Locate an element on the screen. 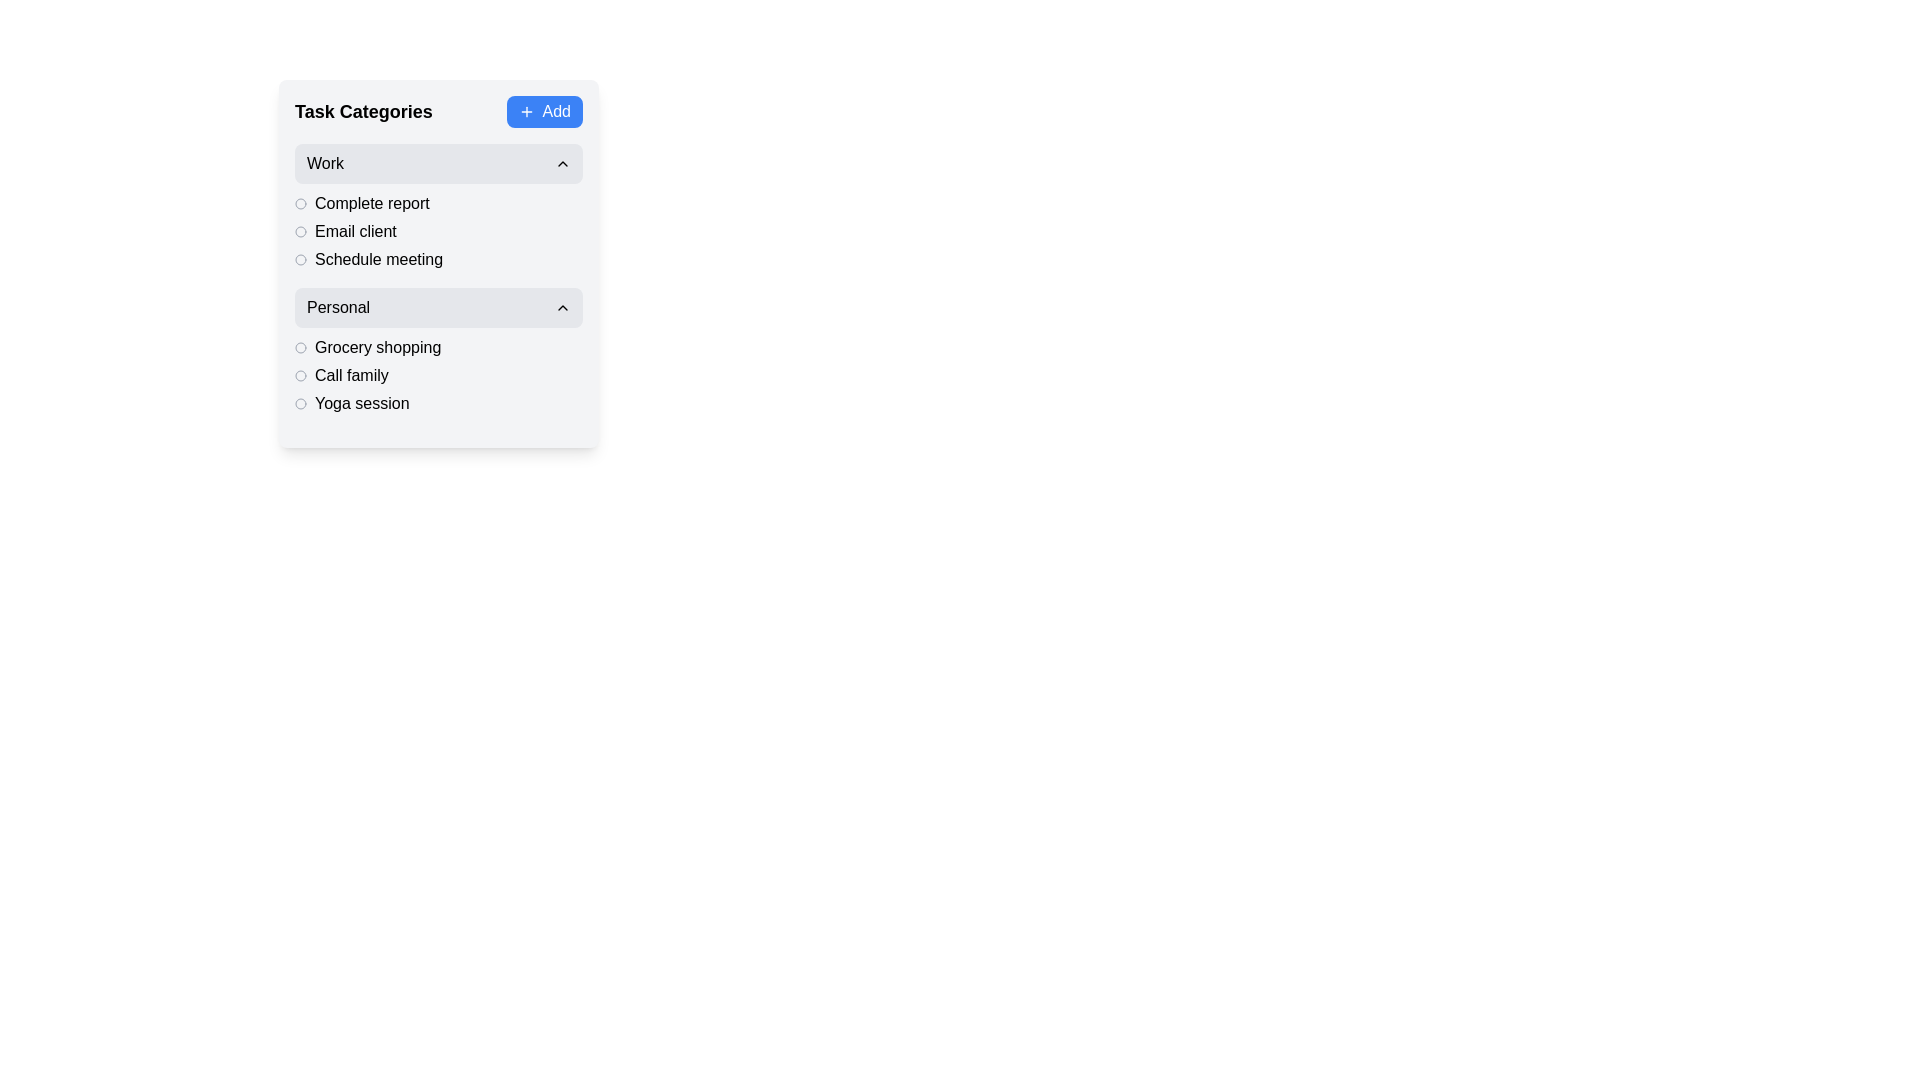 Image resolution: width=1920 pixels, height=1080 pixels. the 'Schedule meeting' list item, which is the third item under the 'Work' category is located at coordinates (437, 258).